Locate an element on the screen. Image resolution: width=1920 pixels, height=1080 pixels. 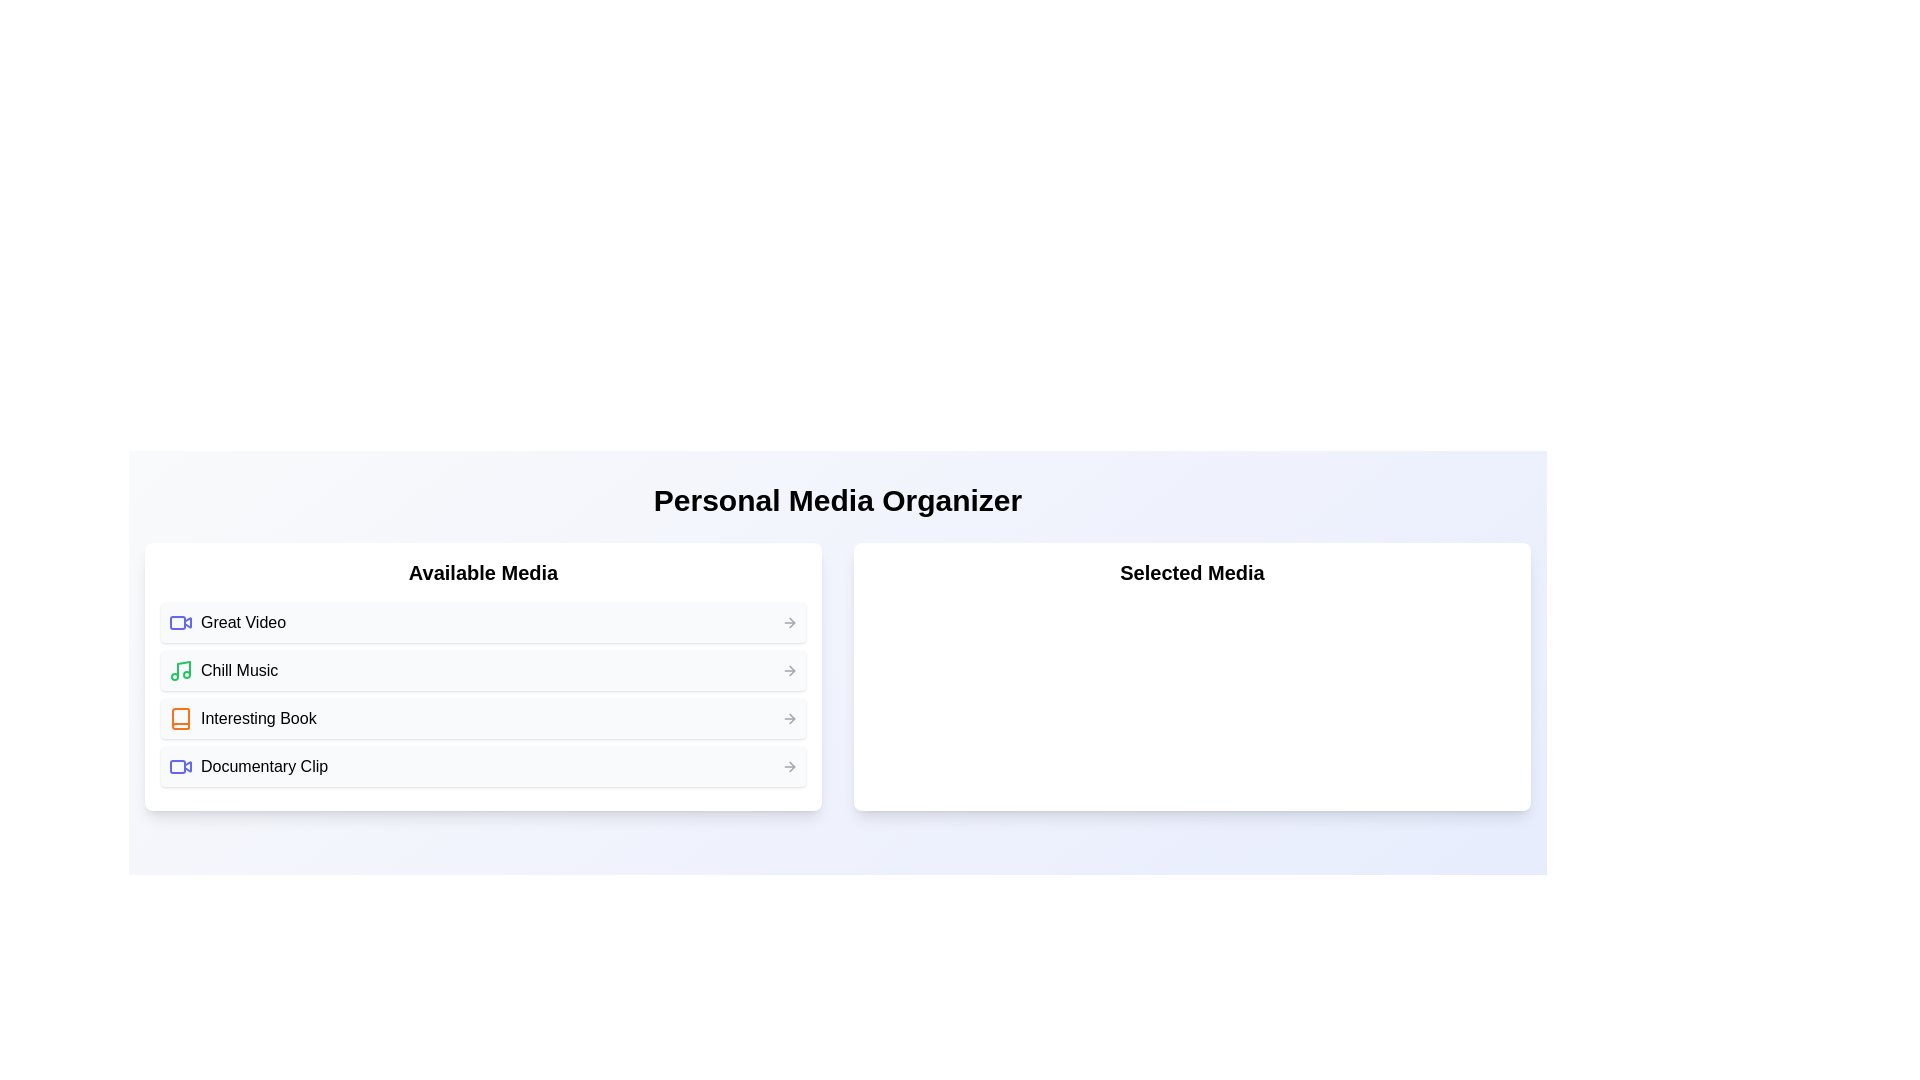
the right-facing arrow icon, which indicates navigation for the 'Chill Music' media item in the 'Available Media' section is located at coordinates (789, 671).